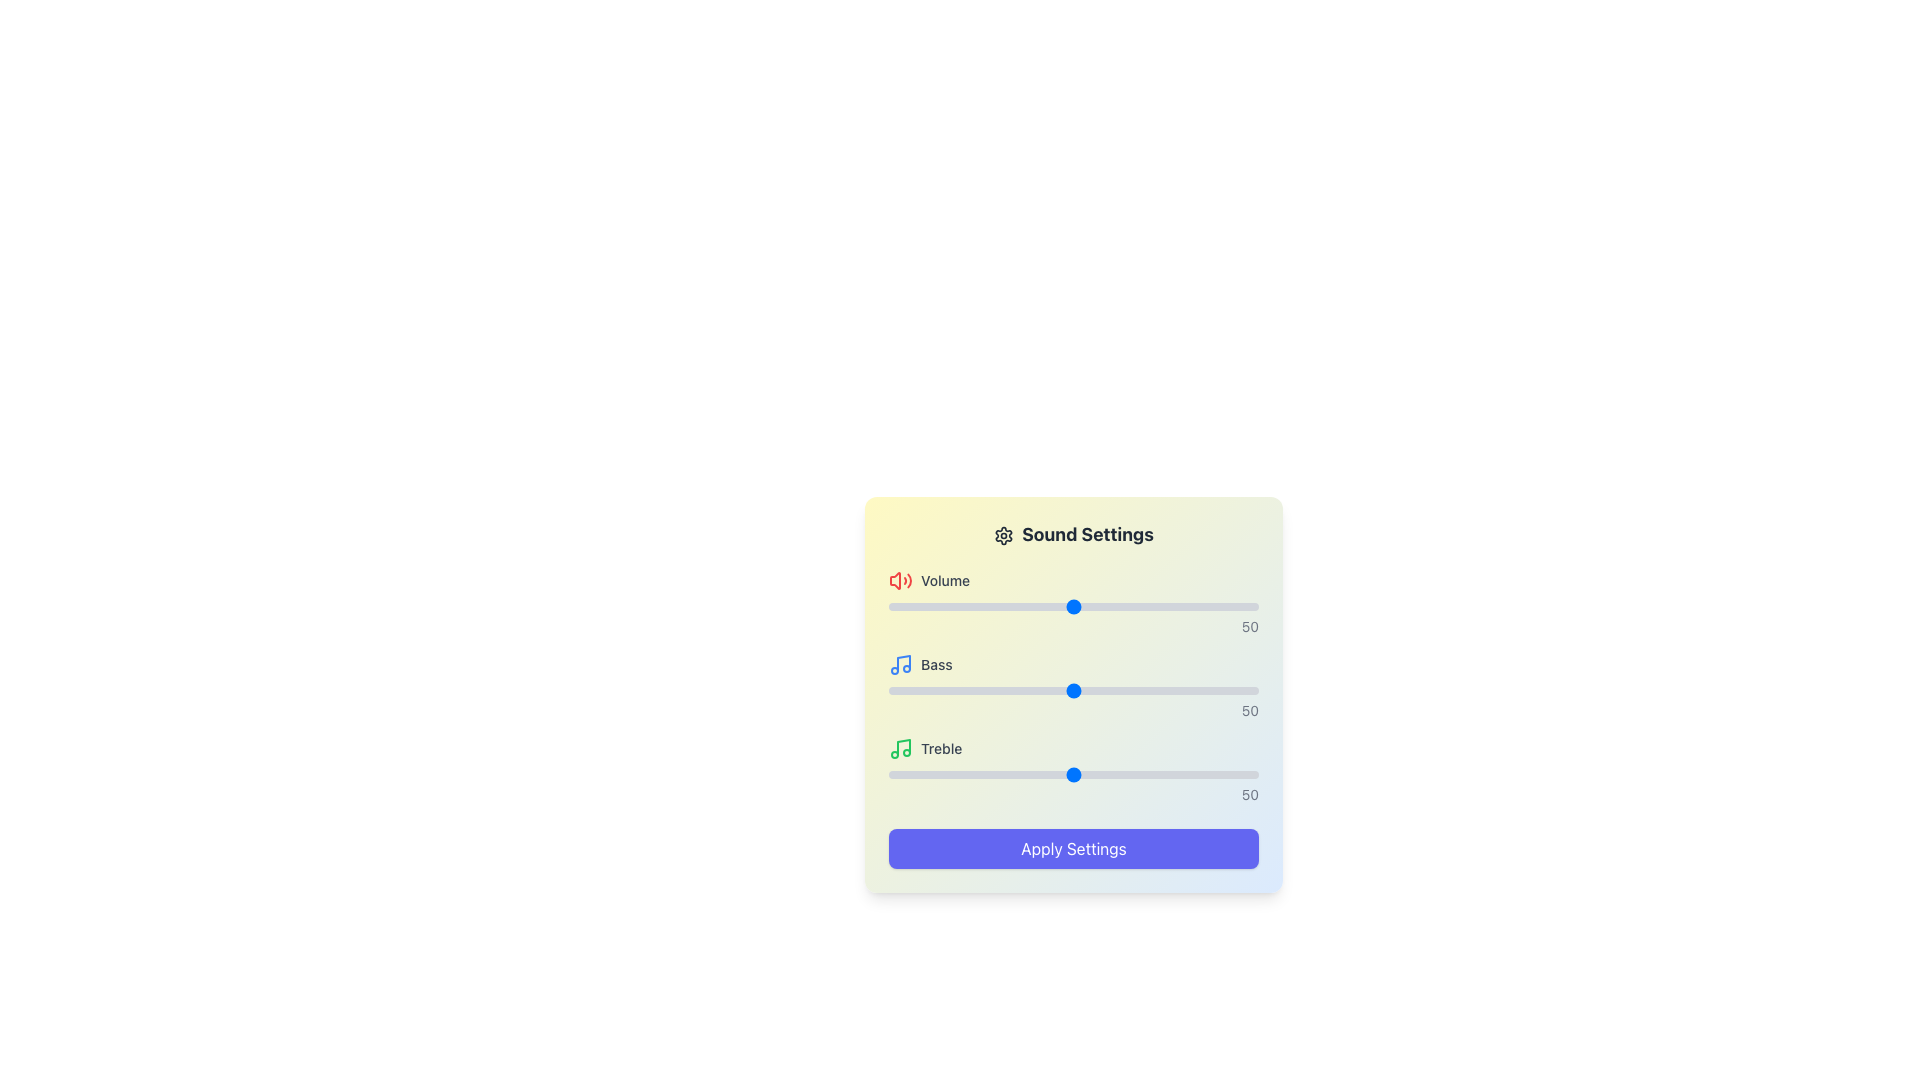 The width and height of the screenshot is (1920, 1080). What do you see at coordinates (1011, 605) in the screenshot?
I see `the volume` at bounding box center [1011, 605].